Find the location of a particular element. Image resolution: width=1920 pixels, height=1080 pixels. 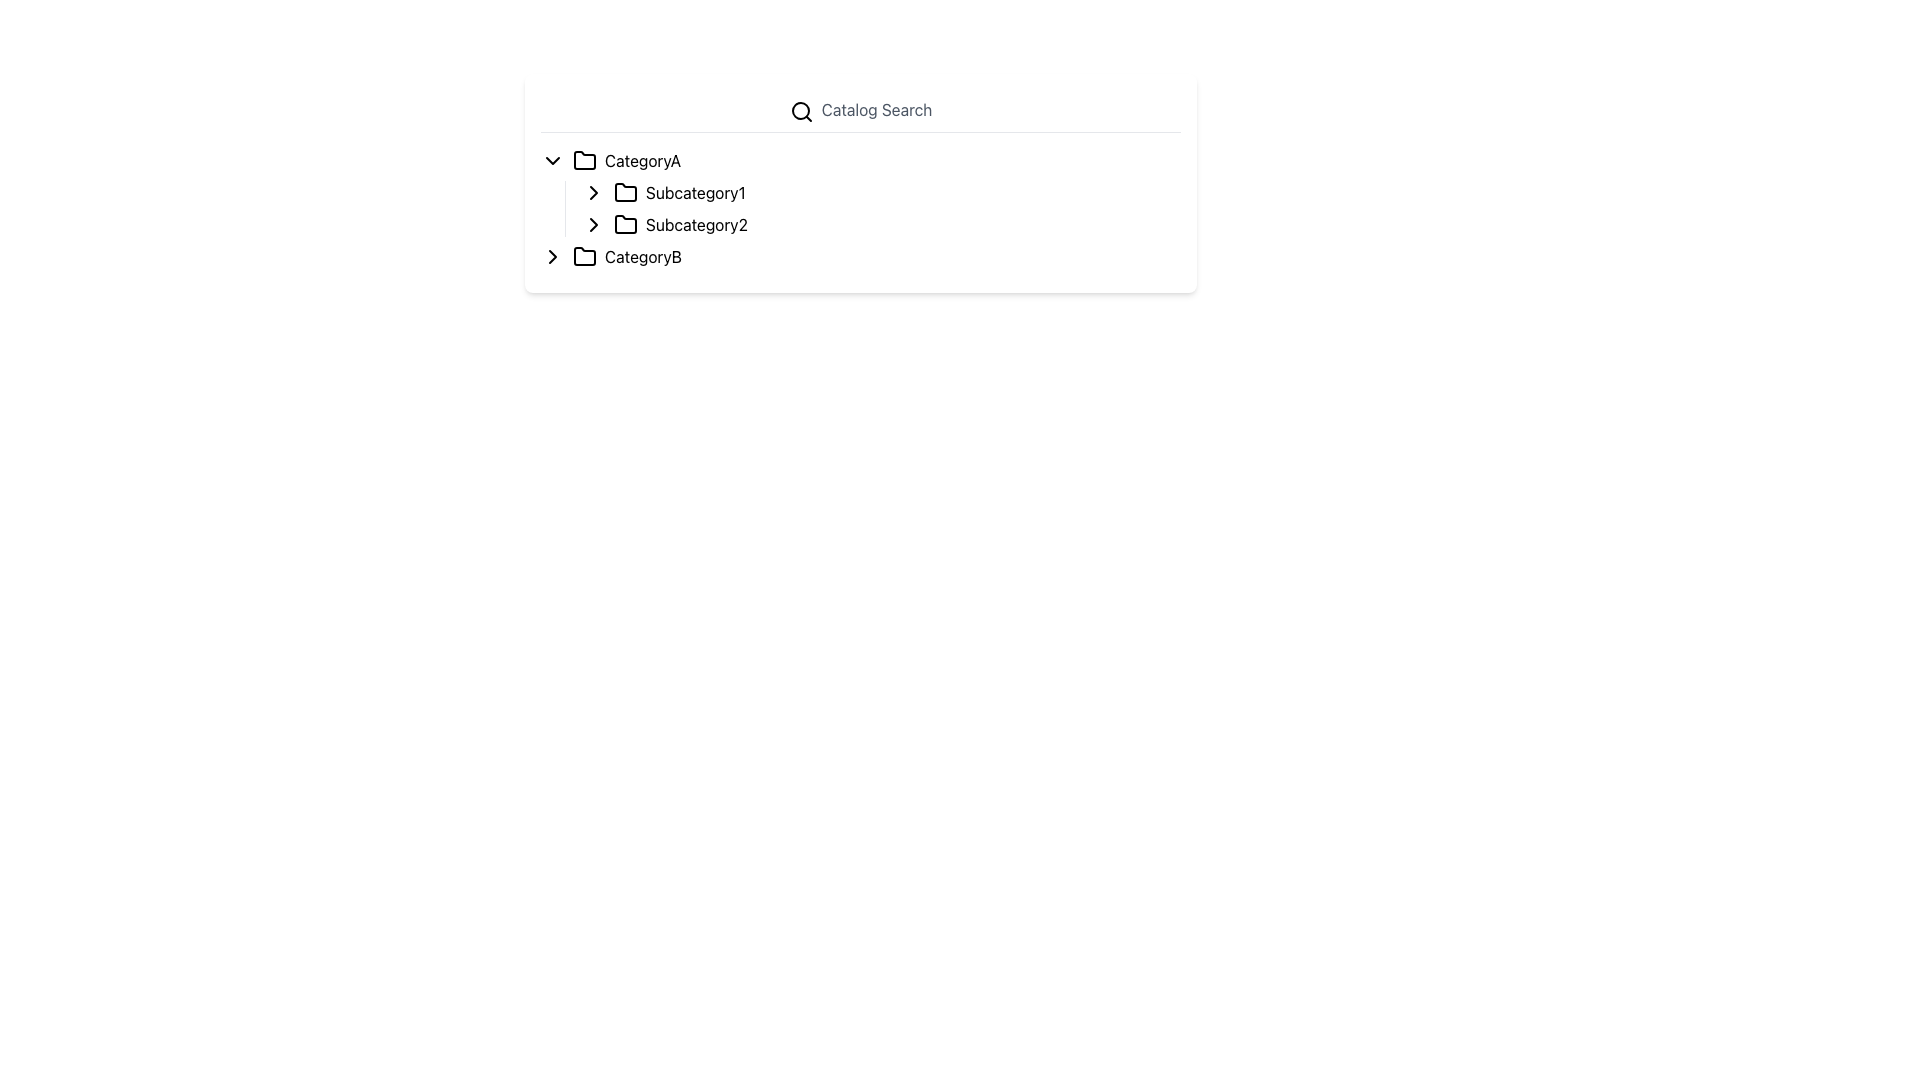

the downward chevron icon indicating the 'CategoryA' section, which is currently expanded and positioned to the left of the text 'CategoryA' is located at coordinates (552, 158).